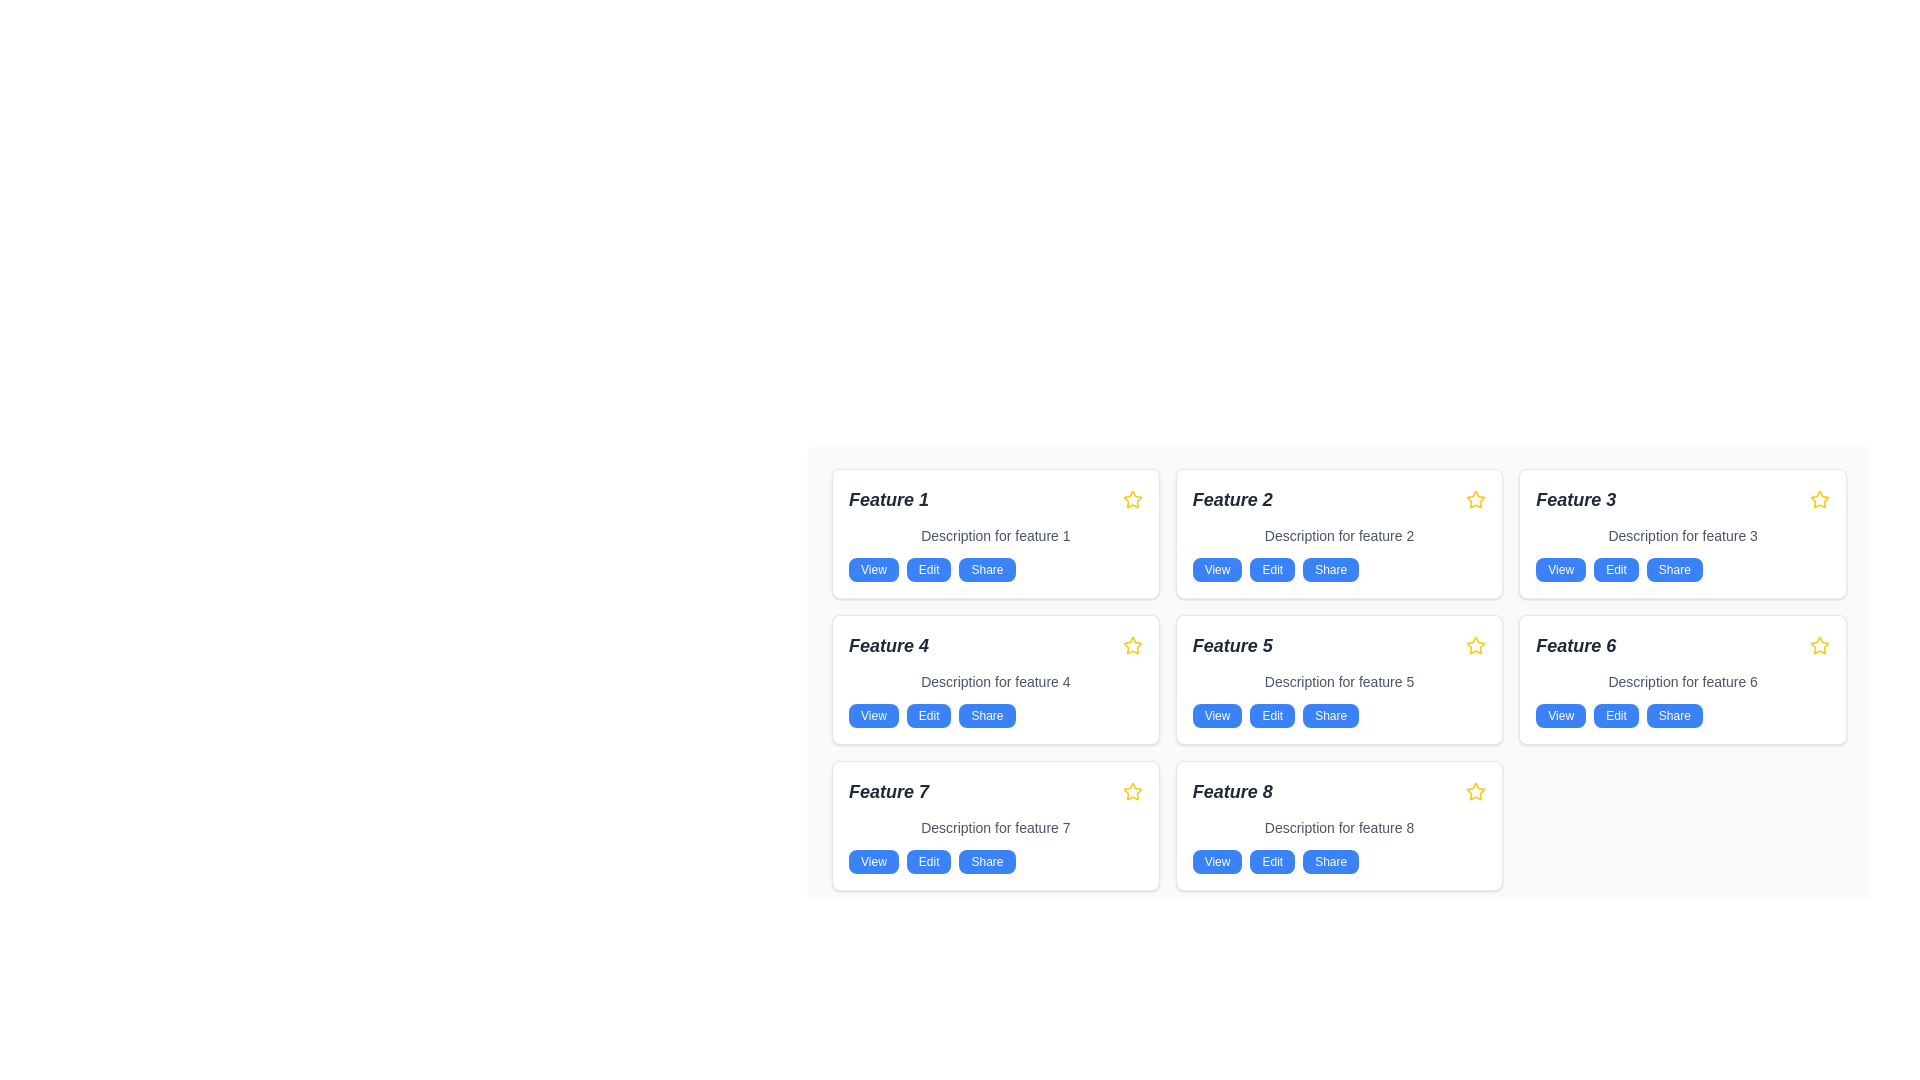  What do you see at coordinates (1476, 645) in the screenshot?
I see `the star-shaped icon with a yellow fill and white interior located in the top-right corner of the card labeled 'Feature 5'` at bounding box center [1476, 645].